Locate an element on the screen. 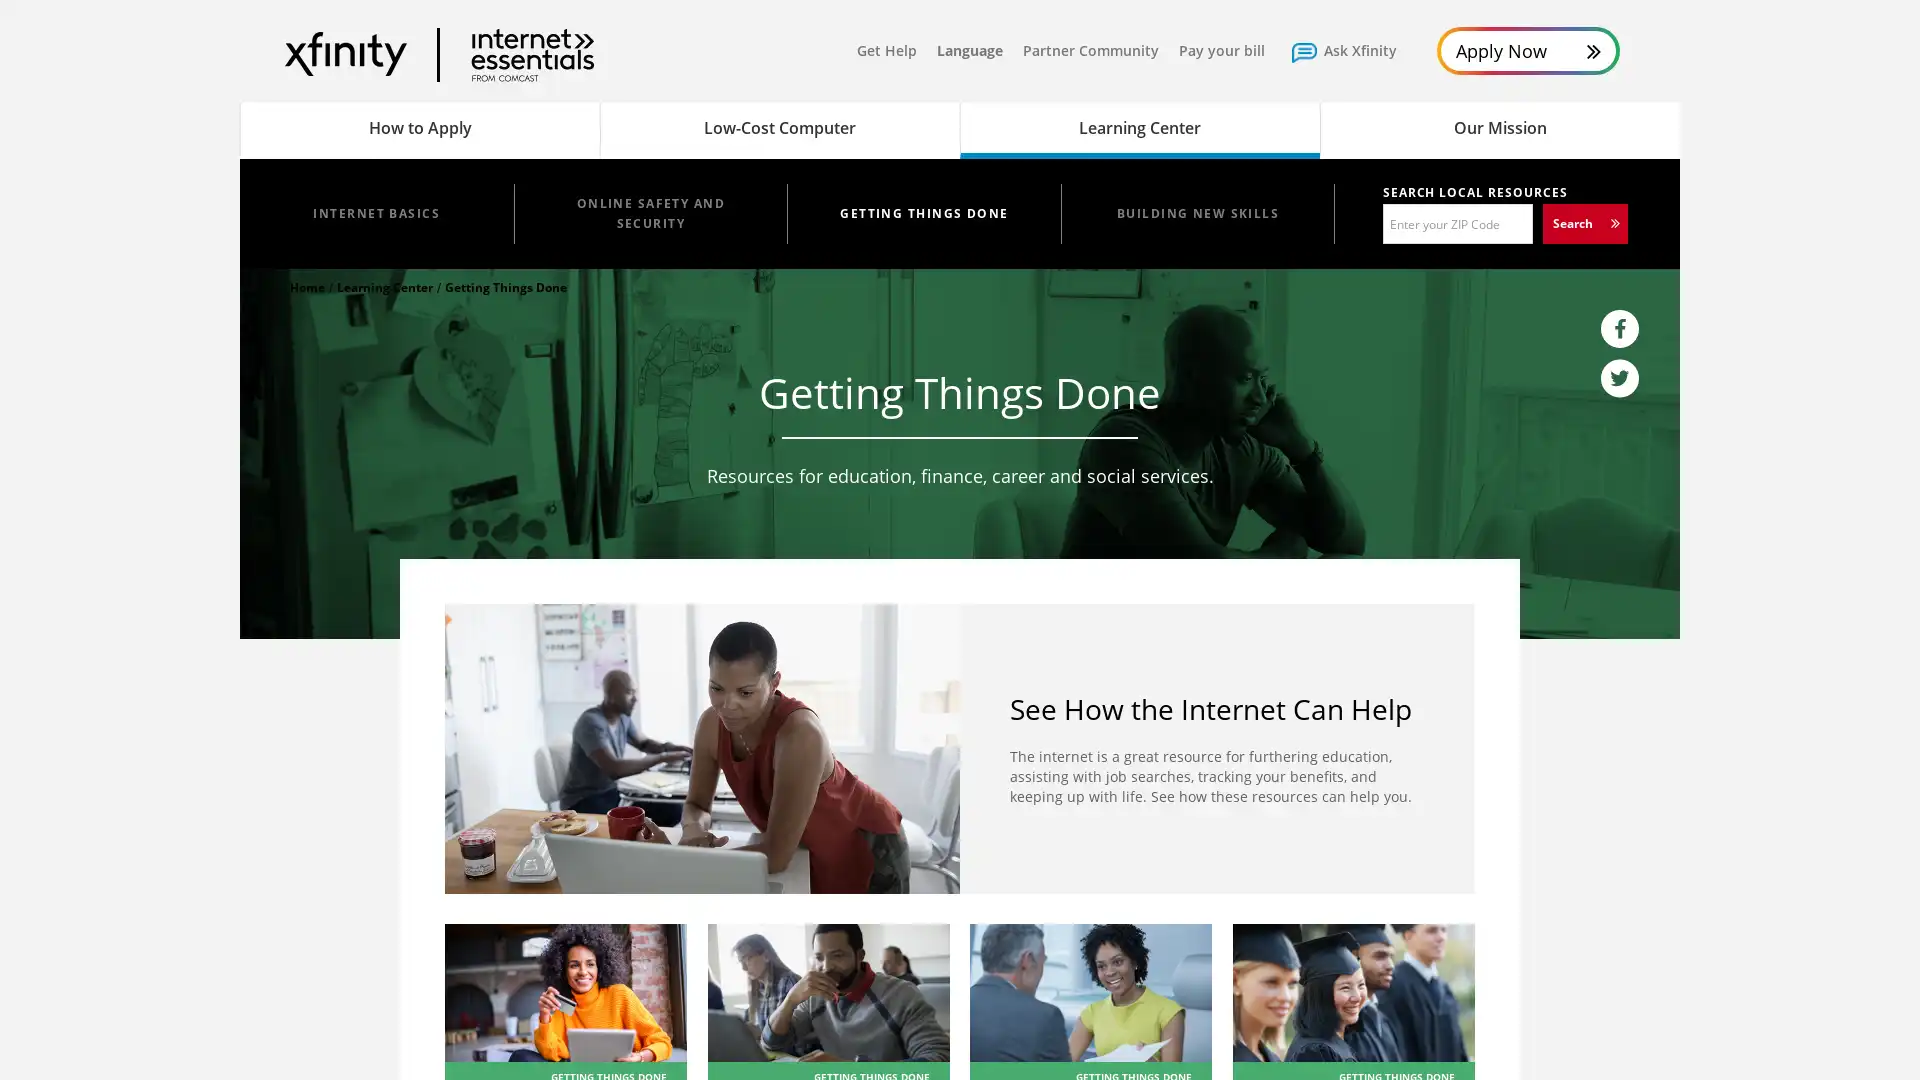 This screenshot has height=1080, width=1920. Apply Now is located at coordinates (1527, 46).